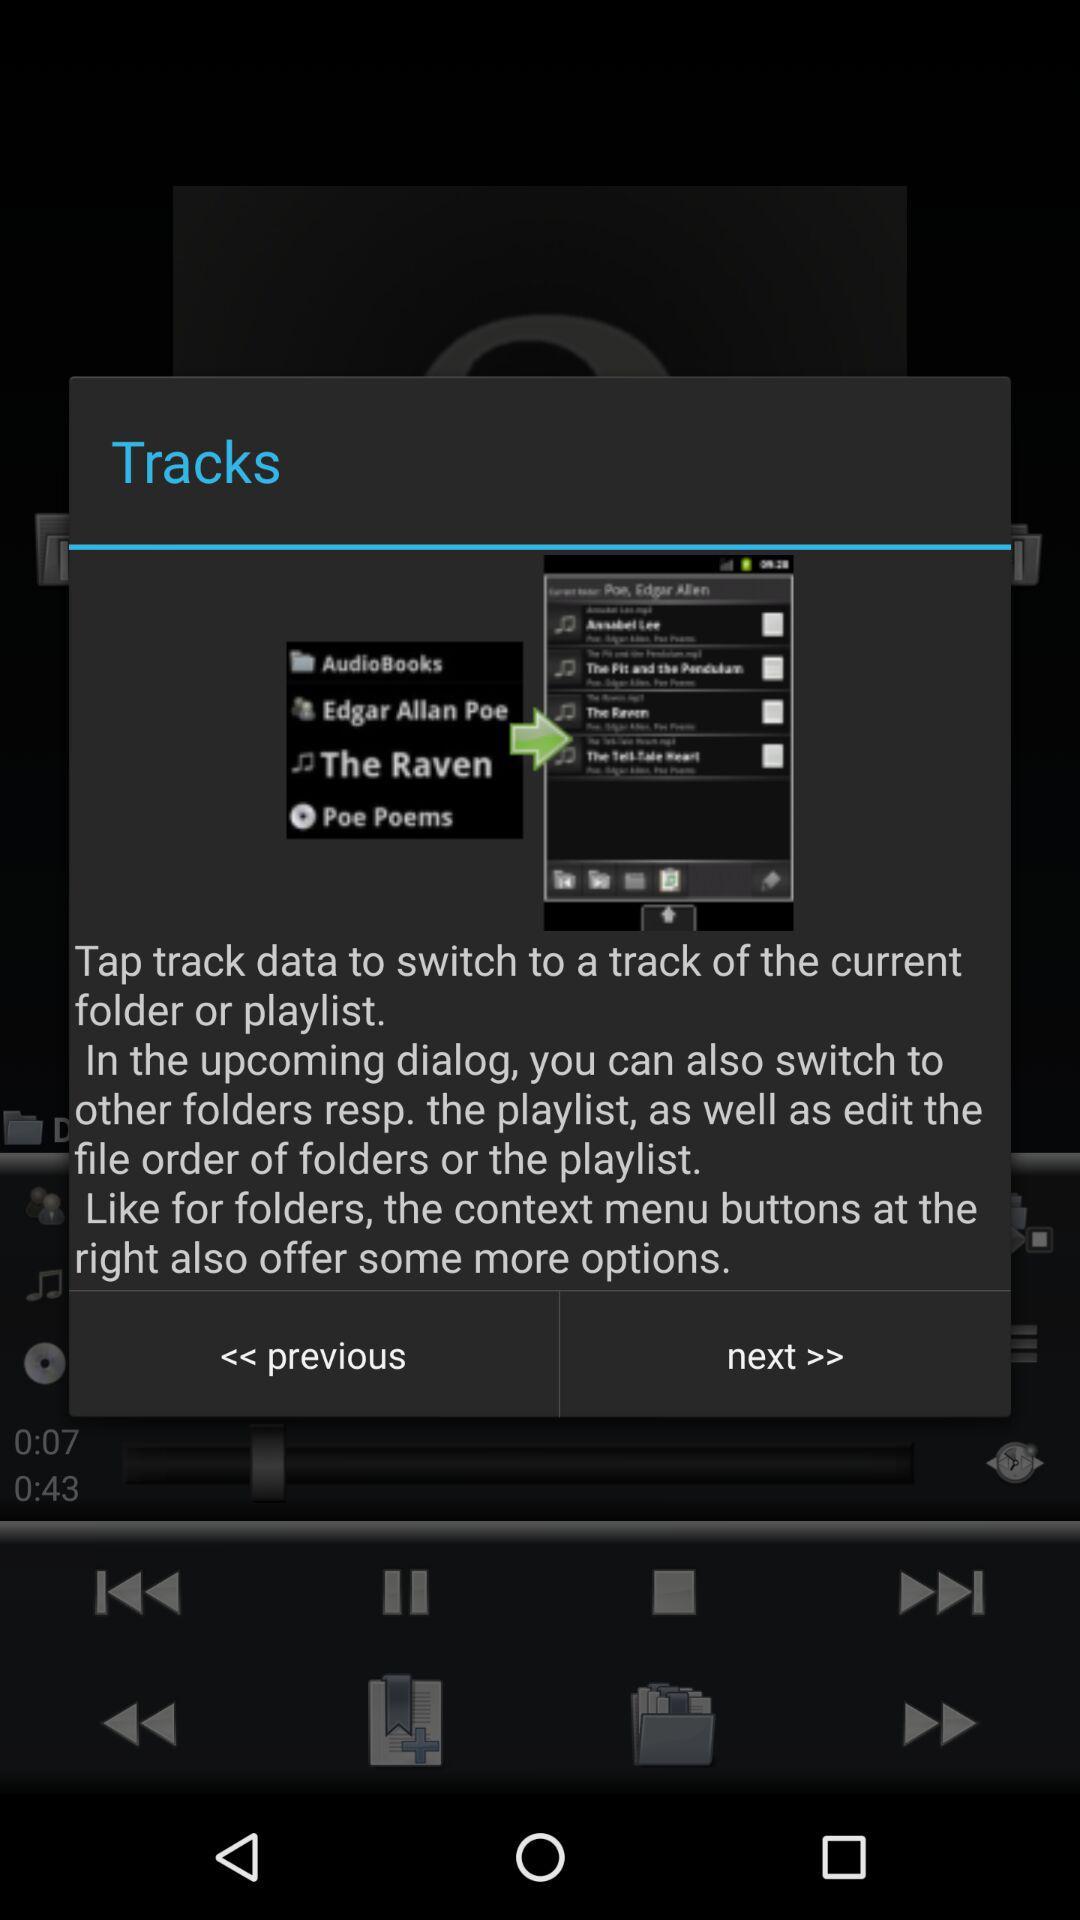 Image resolution: width=1080 pixels, height=1920 pixels. Describe the element at coordinates (313, 1354) in the screenshot. I see `item to the left of the next >>` at that location.